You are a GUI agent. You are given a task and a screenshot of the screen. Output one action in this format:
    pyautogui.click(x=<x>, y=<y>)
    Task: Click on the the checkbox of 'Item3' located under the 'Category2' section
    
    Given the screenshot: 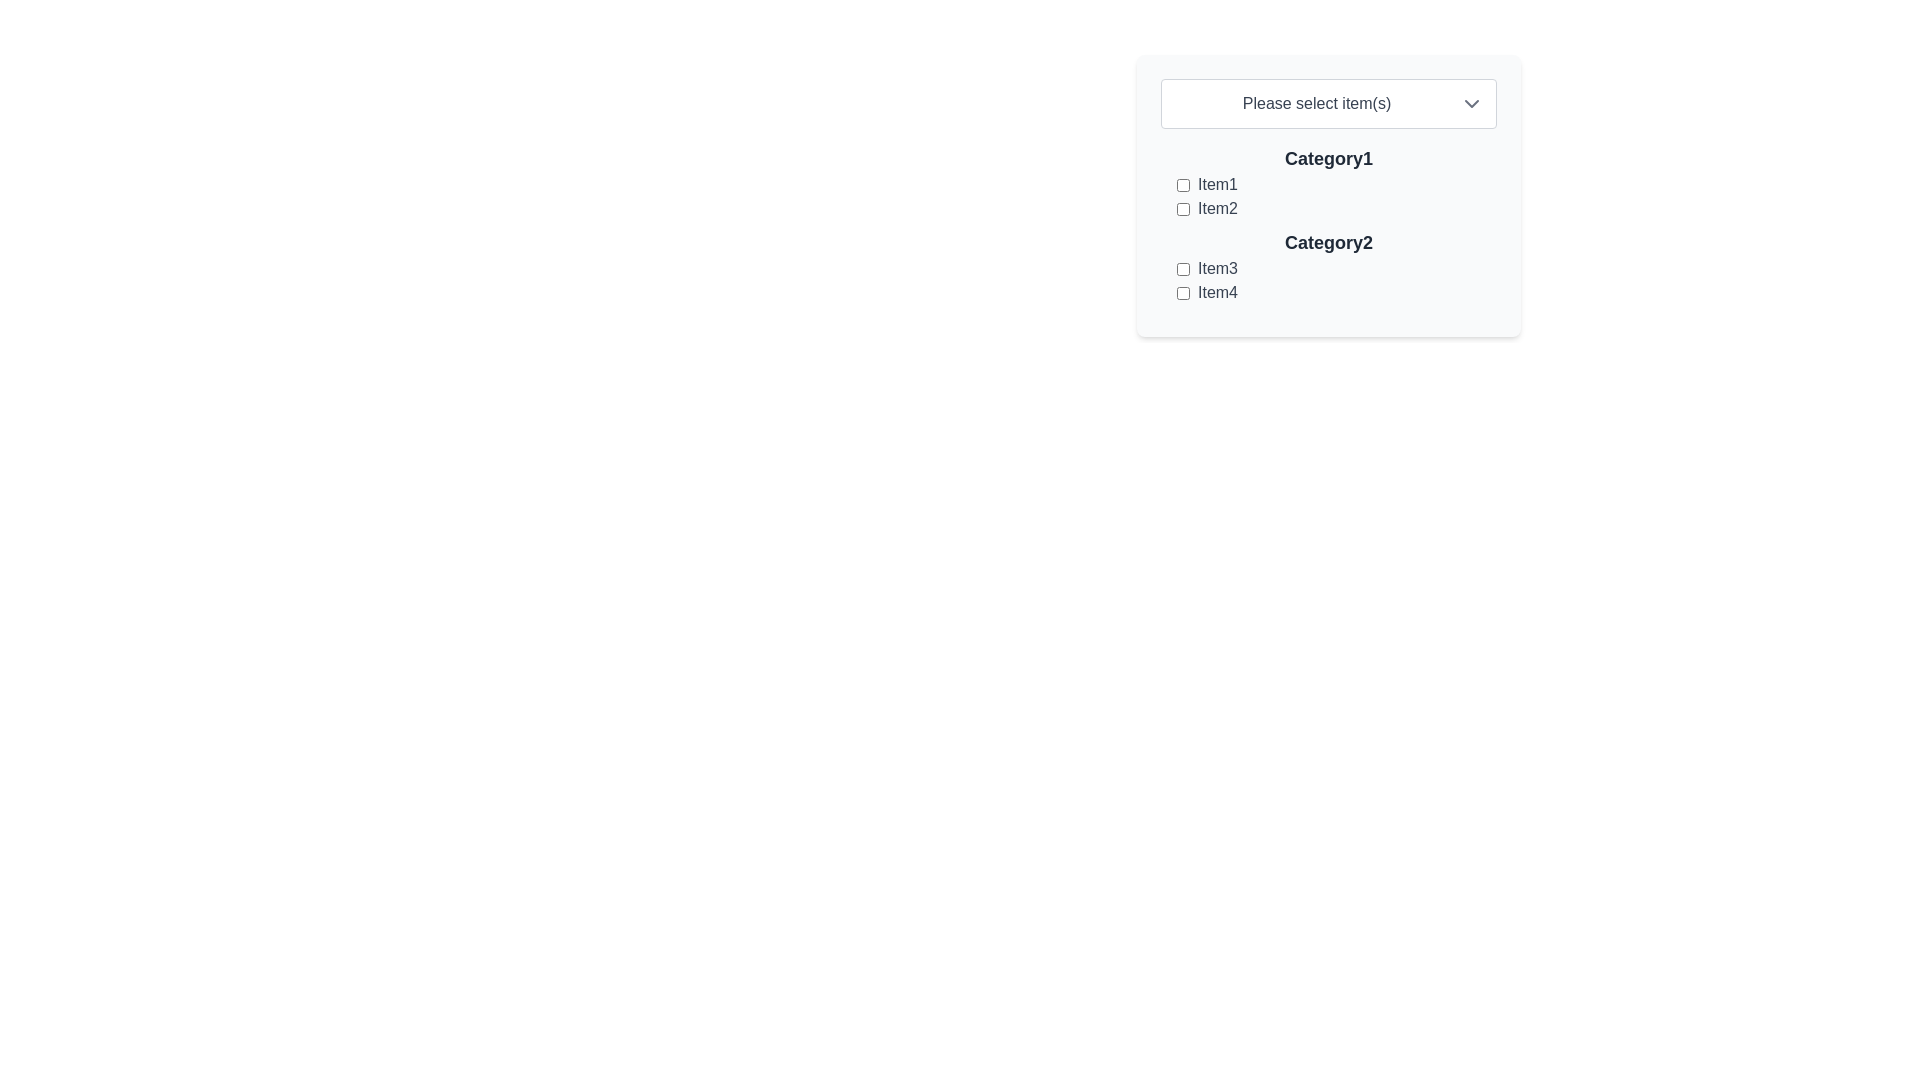 What is the action you would take?
    pyautogui.click(x=1329, y=281)
    